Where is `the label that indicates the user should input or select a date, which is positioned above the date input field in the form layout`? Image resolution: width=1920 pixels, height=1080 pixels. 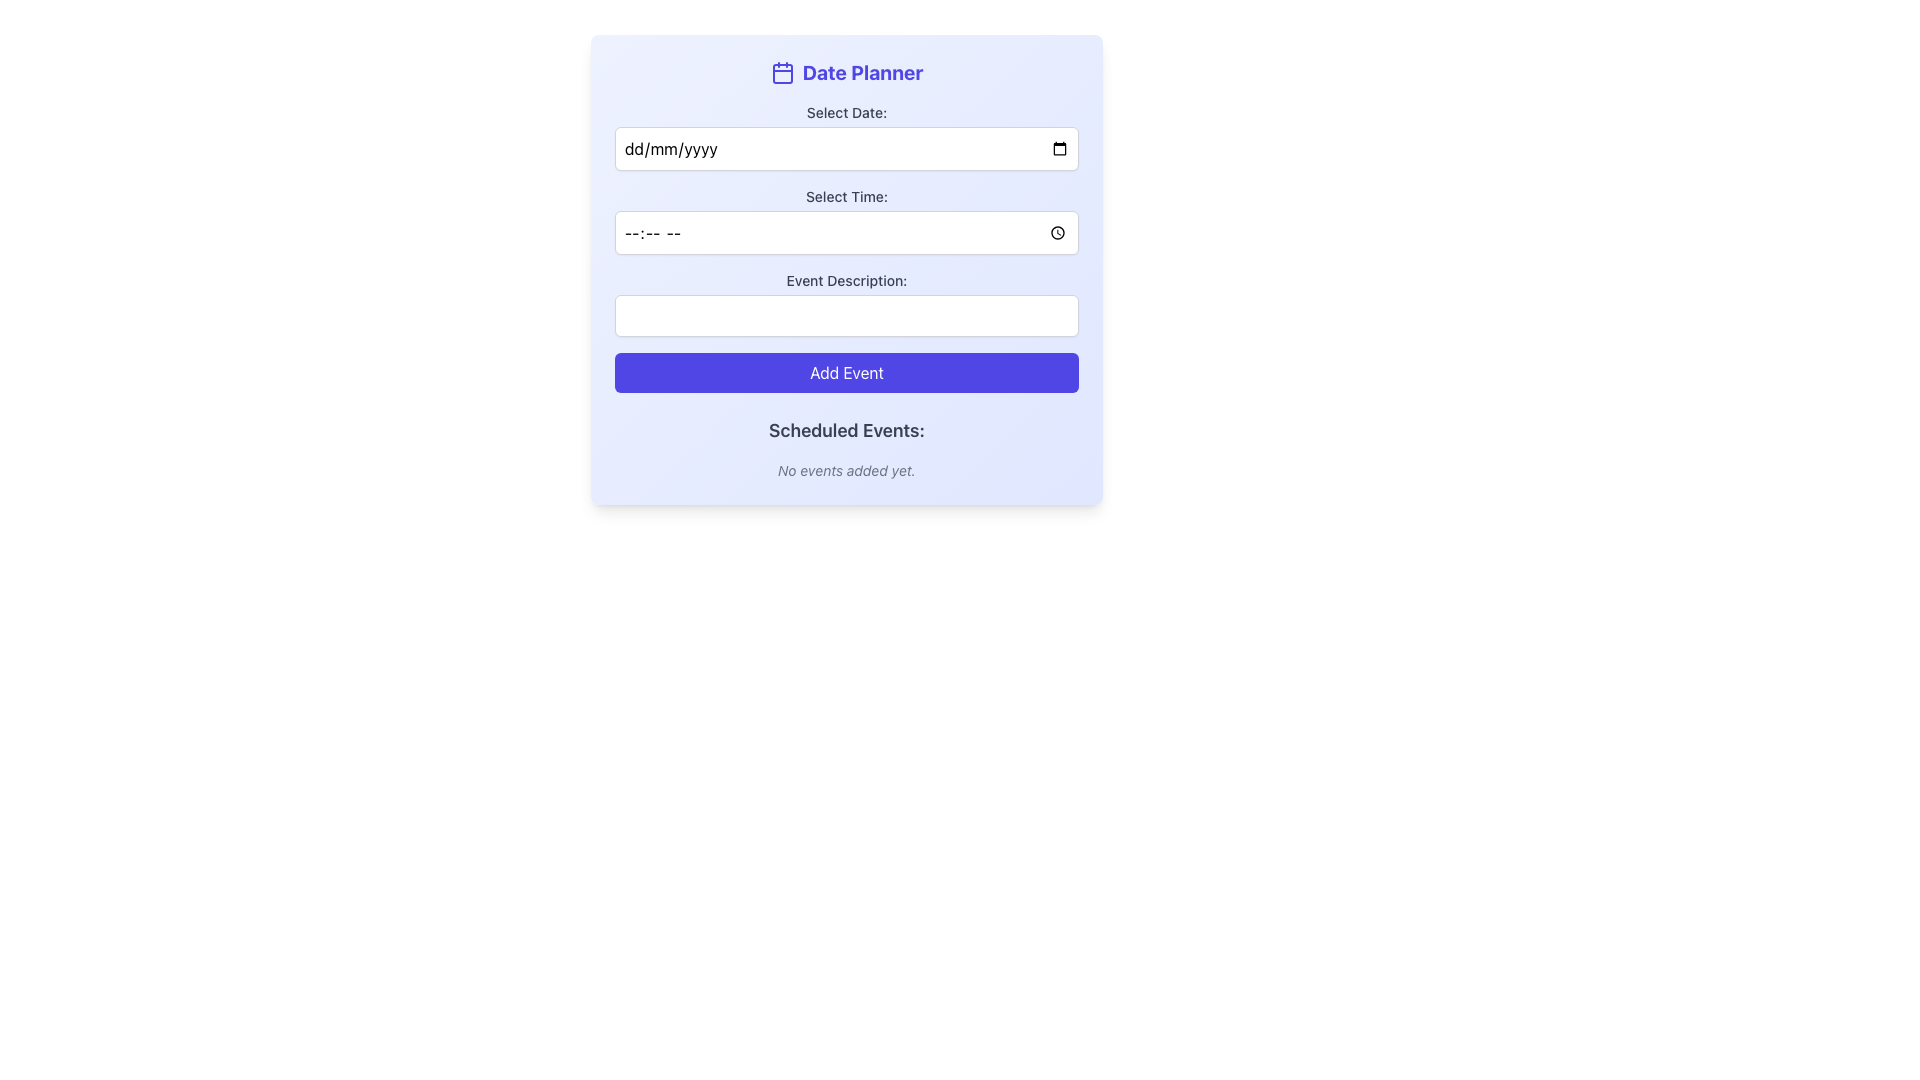 the label that indicates the user should input or select a date, which is positioned above the date input field in the form layout is located at coordinates (846, 112).